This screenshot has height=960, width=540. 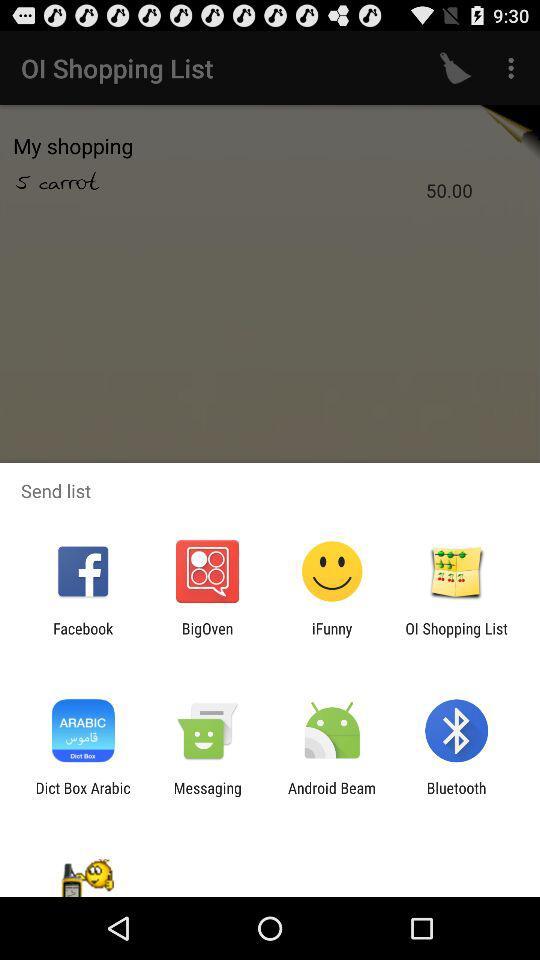 What do you see at coordinates (82, 796) in the screenshot?
I see `icon to the left of messaging` at bounding box center [82, 796].